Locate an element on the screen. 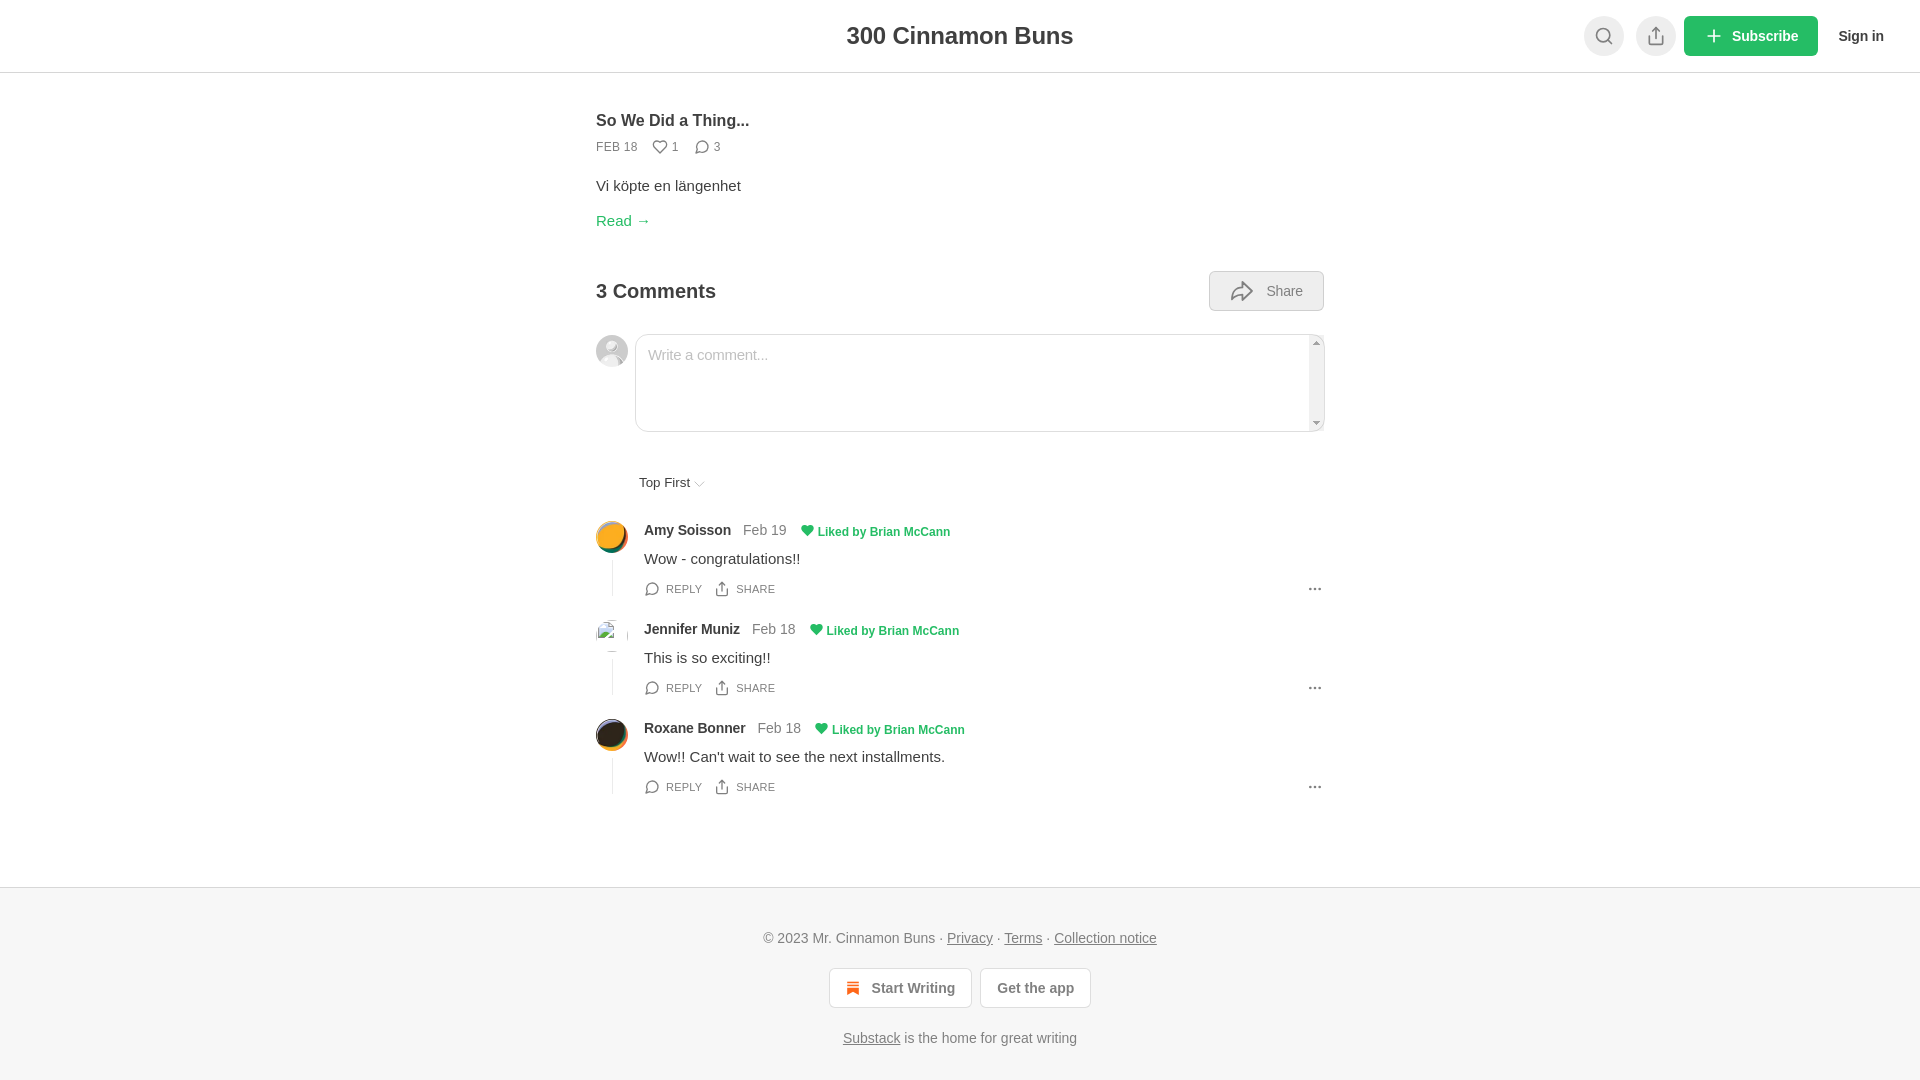 This screenshot has width=1920, height=1080. 'Substack' is located at coordinates (843, 1036).